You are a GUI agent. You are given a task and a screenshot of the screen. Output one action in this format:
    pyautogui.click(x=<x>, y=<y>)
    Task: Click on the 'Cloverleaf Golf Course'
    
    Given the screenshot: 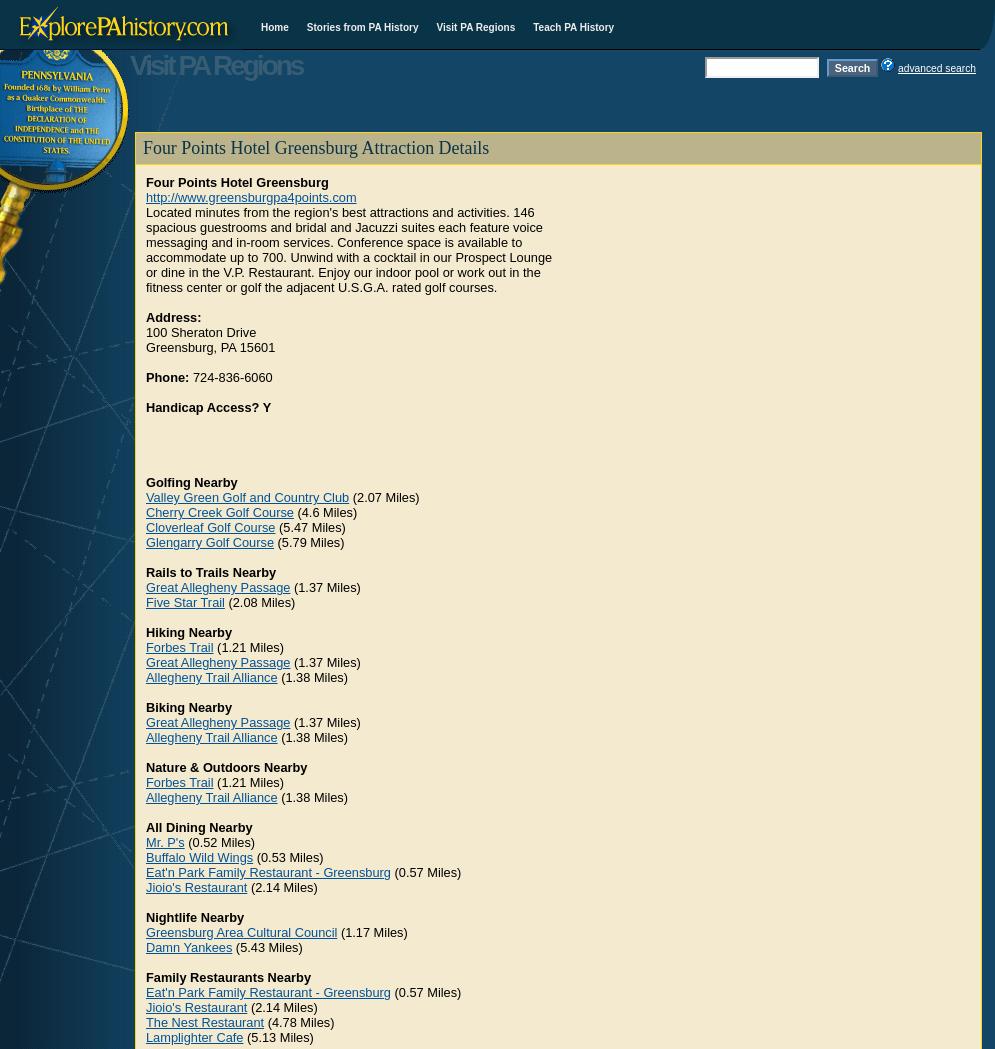 What is the action you would take?
    pyautogui.click(x=209, y=527)
    